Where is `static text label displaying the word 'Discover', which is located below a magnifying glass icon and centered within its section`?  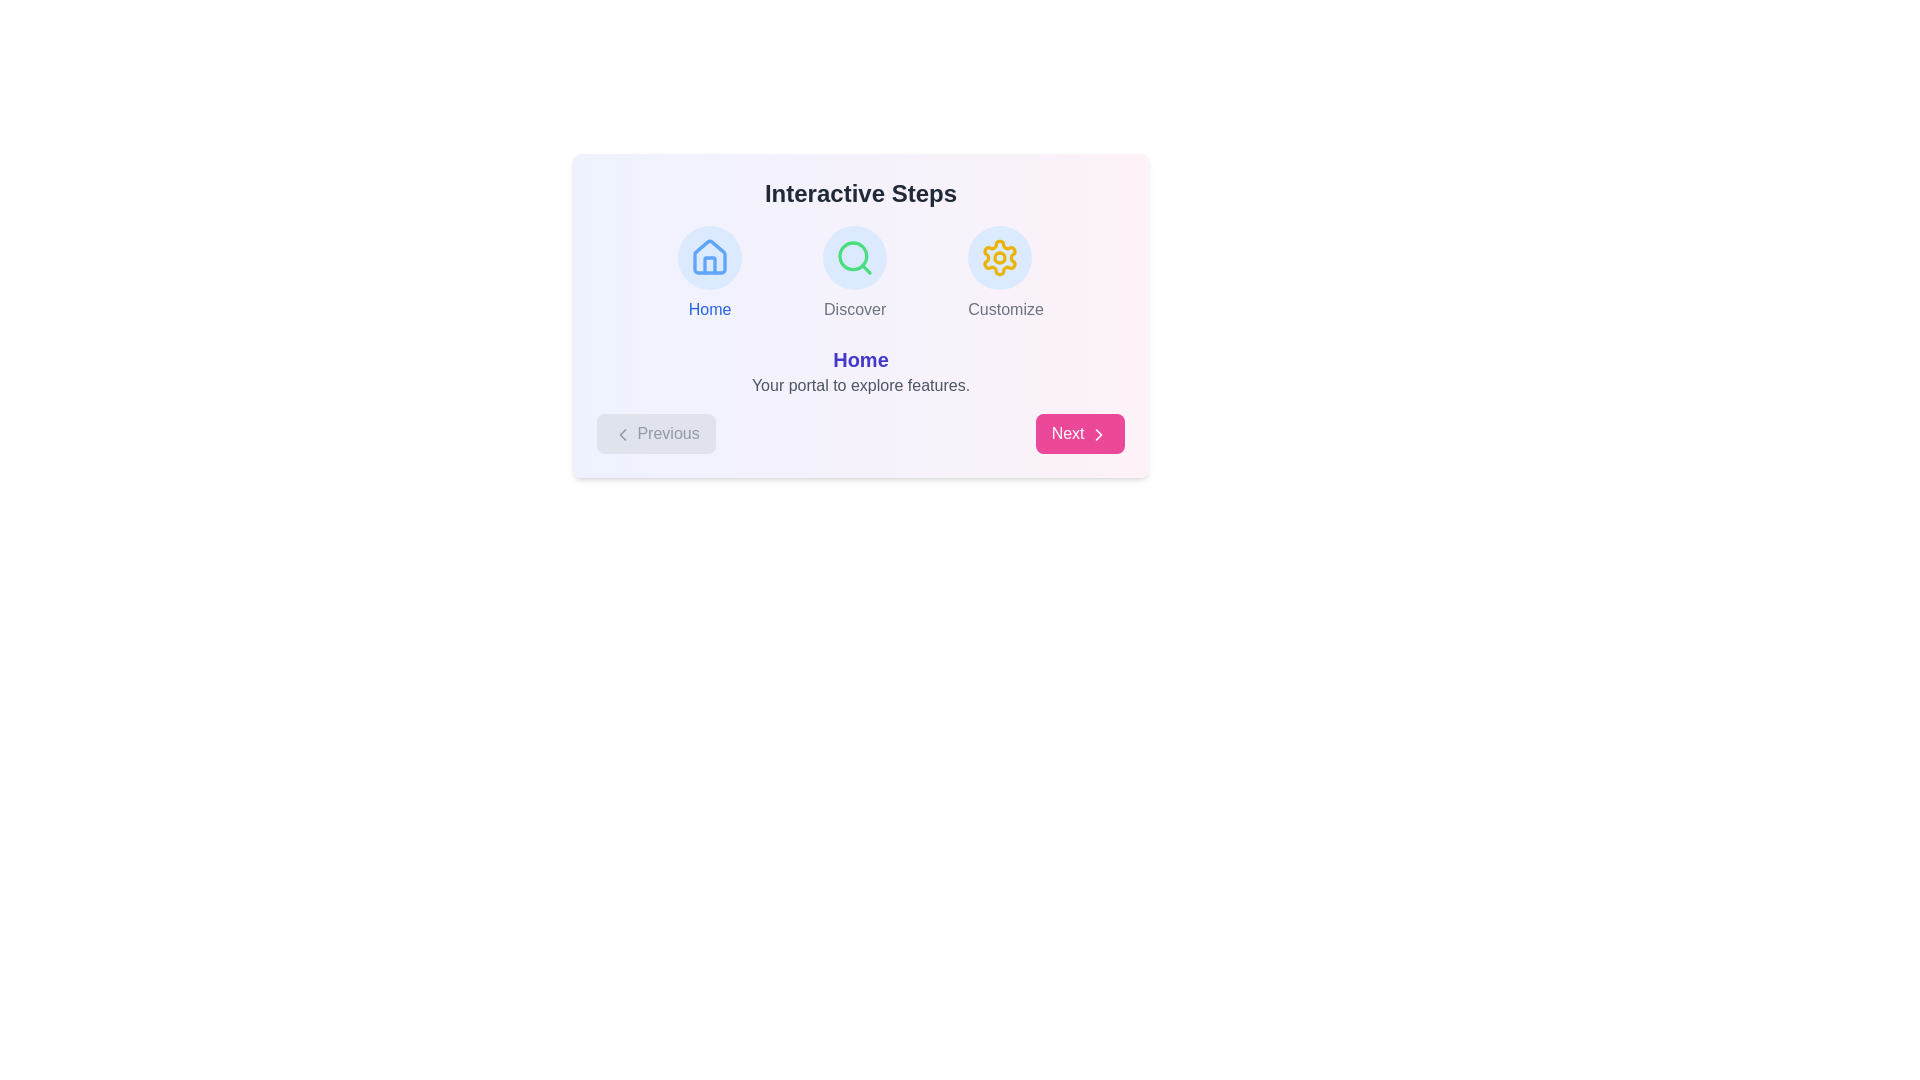
static text label displaying the word 'Discover', which is located below a magnifying glass icon and centered within its section is located at coordinates (855, 309).